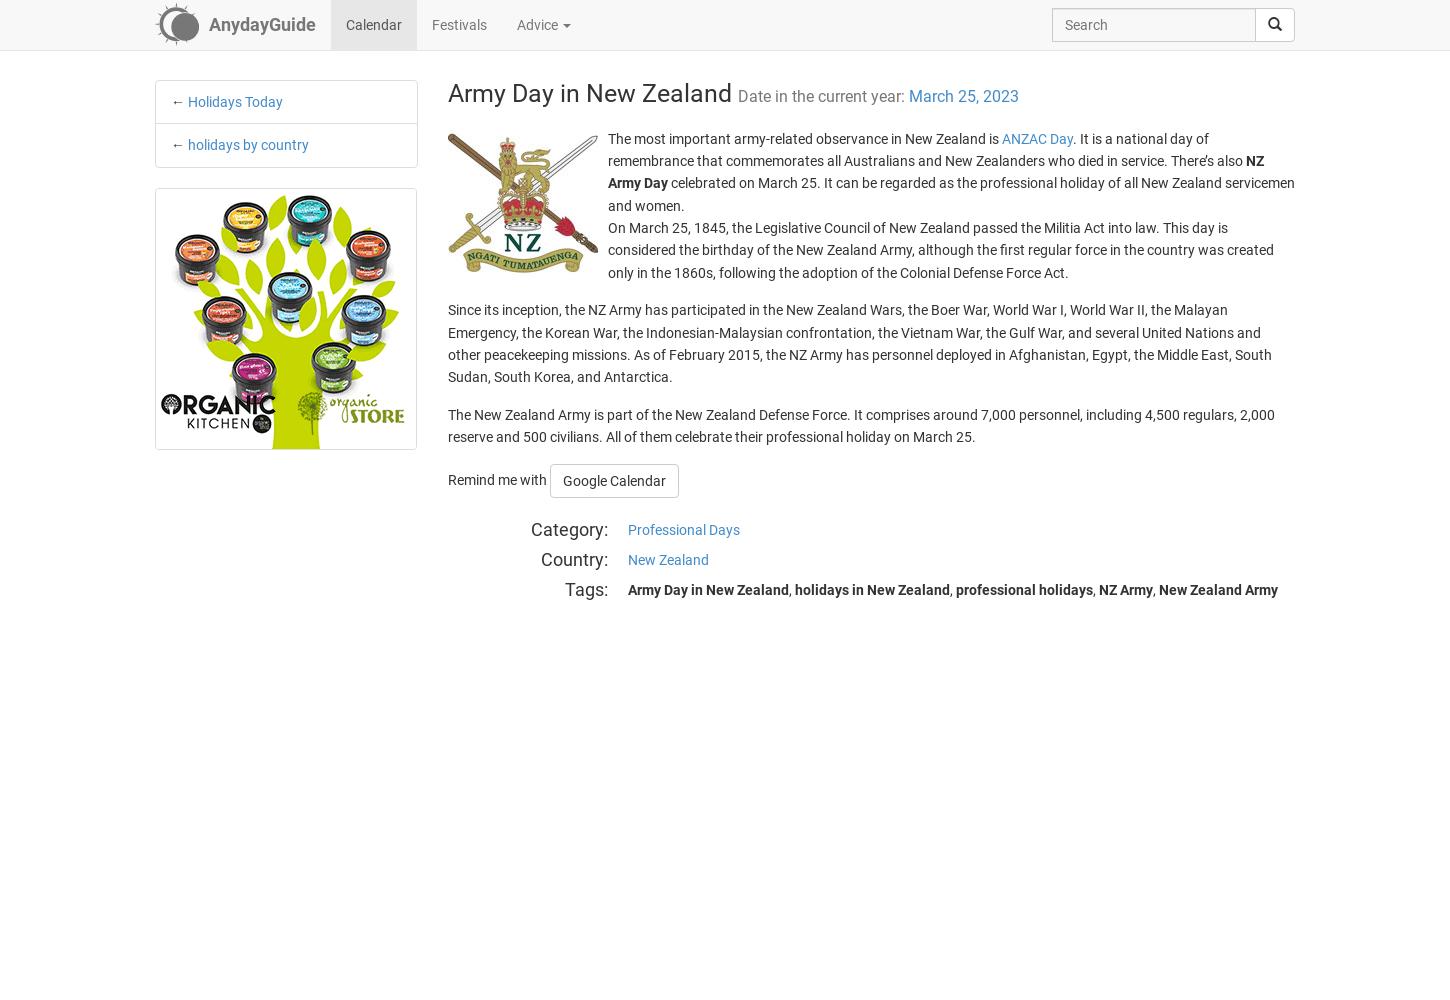 The image size is (1450, 1000). What do you see at coordinates (566, 528) in the screenshot?
I see `'Category'` at bounding box center [566, 528].